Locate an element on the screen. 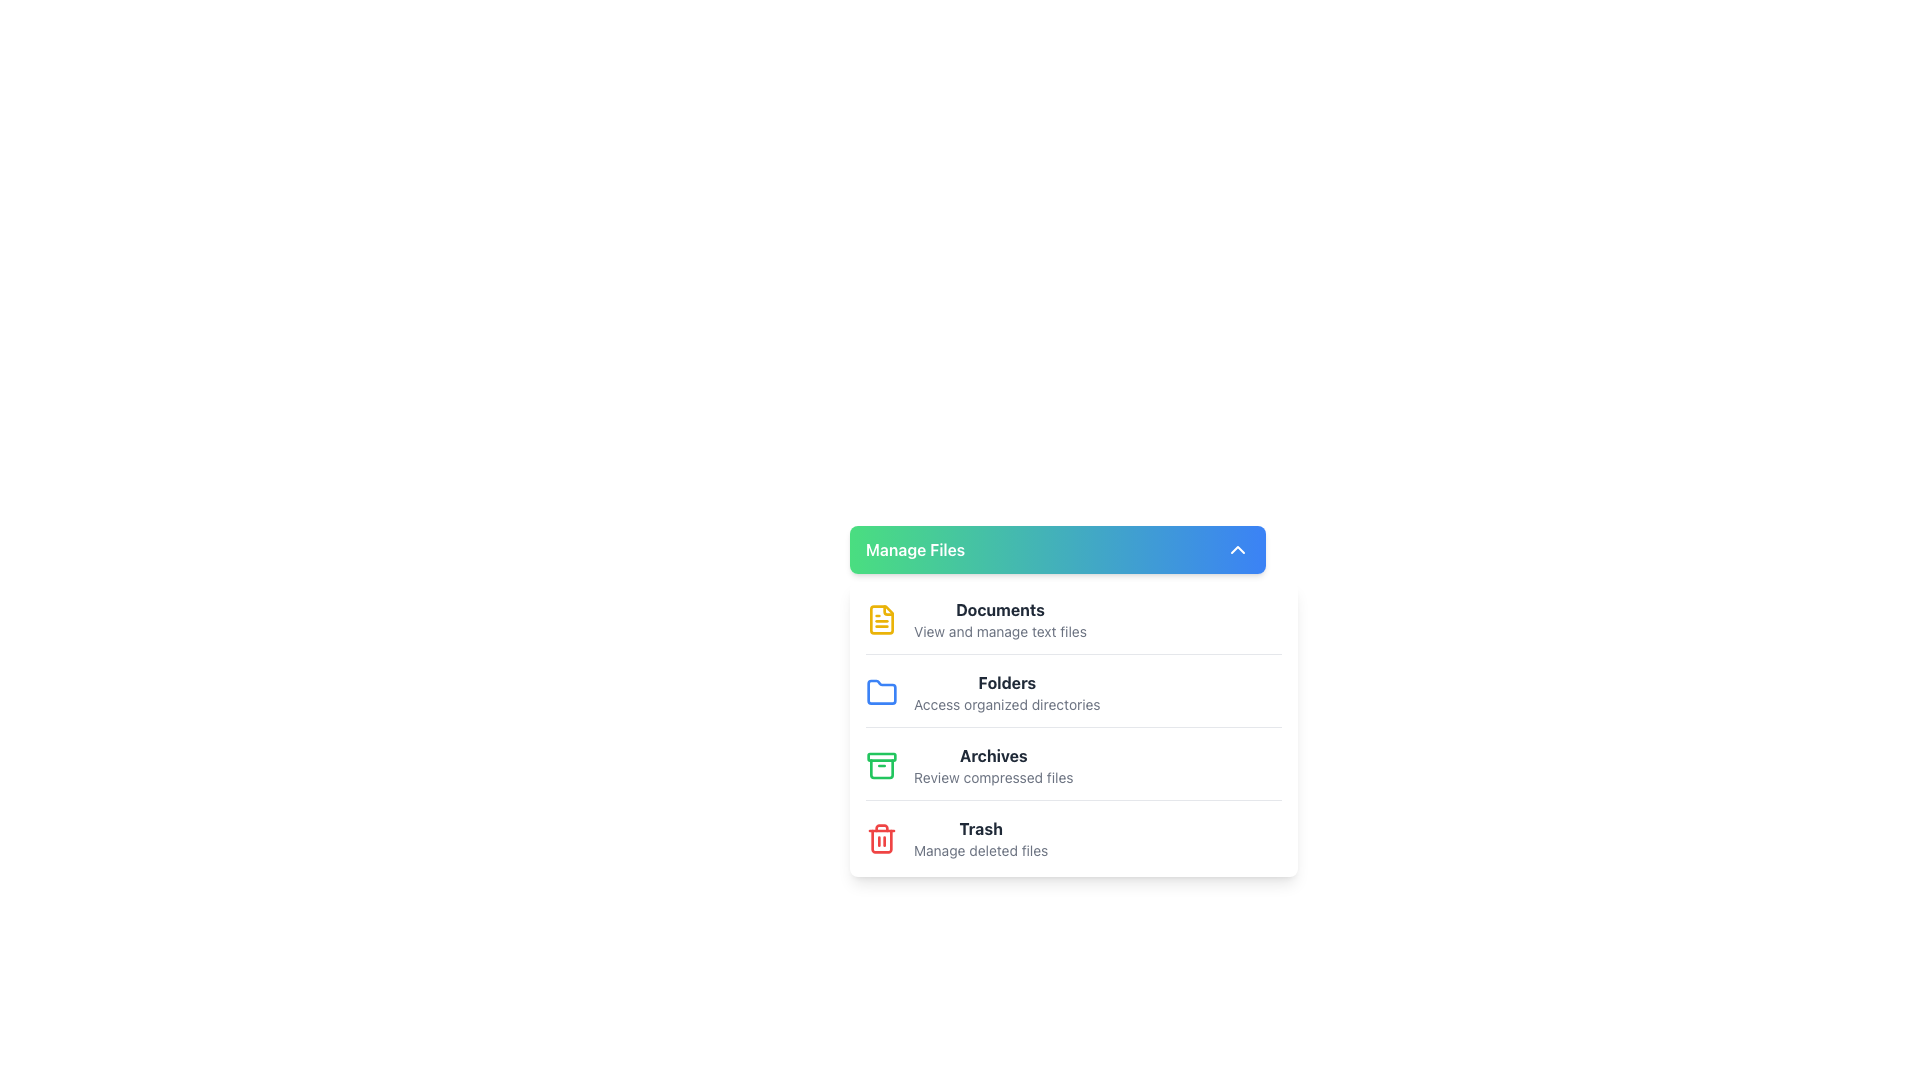 This screenshot has width=1920, height=1080. the text block at the bottom of the card layout is located at coordinates (981, 839).